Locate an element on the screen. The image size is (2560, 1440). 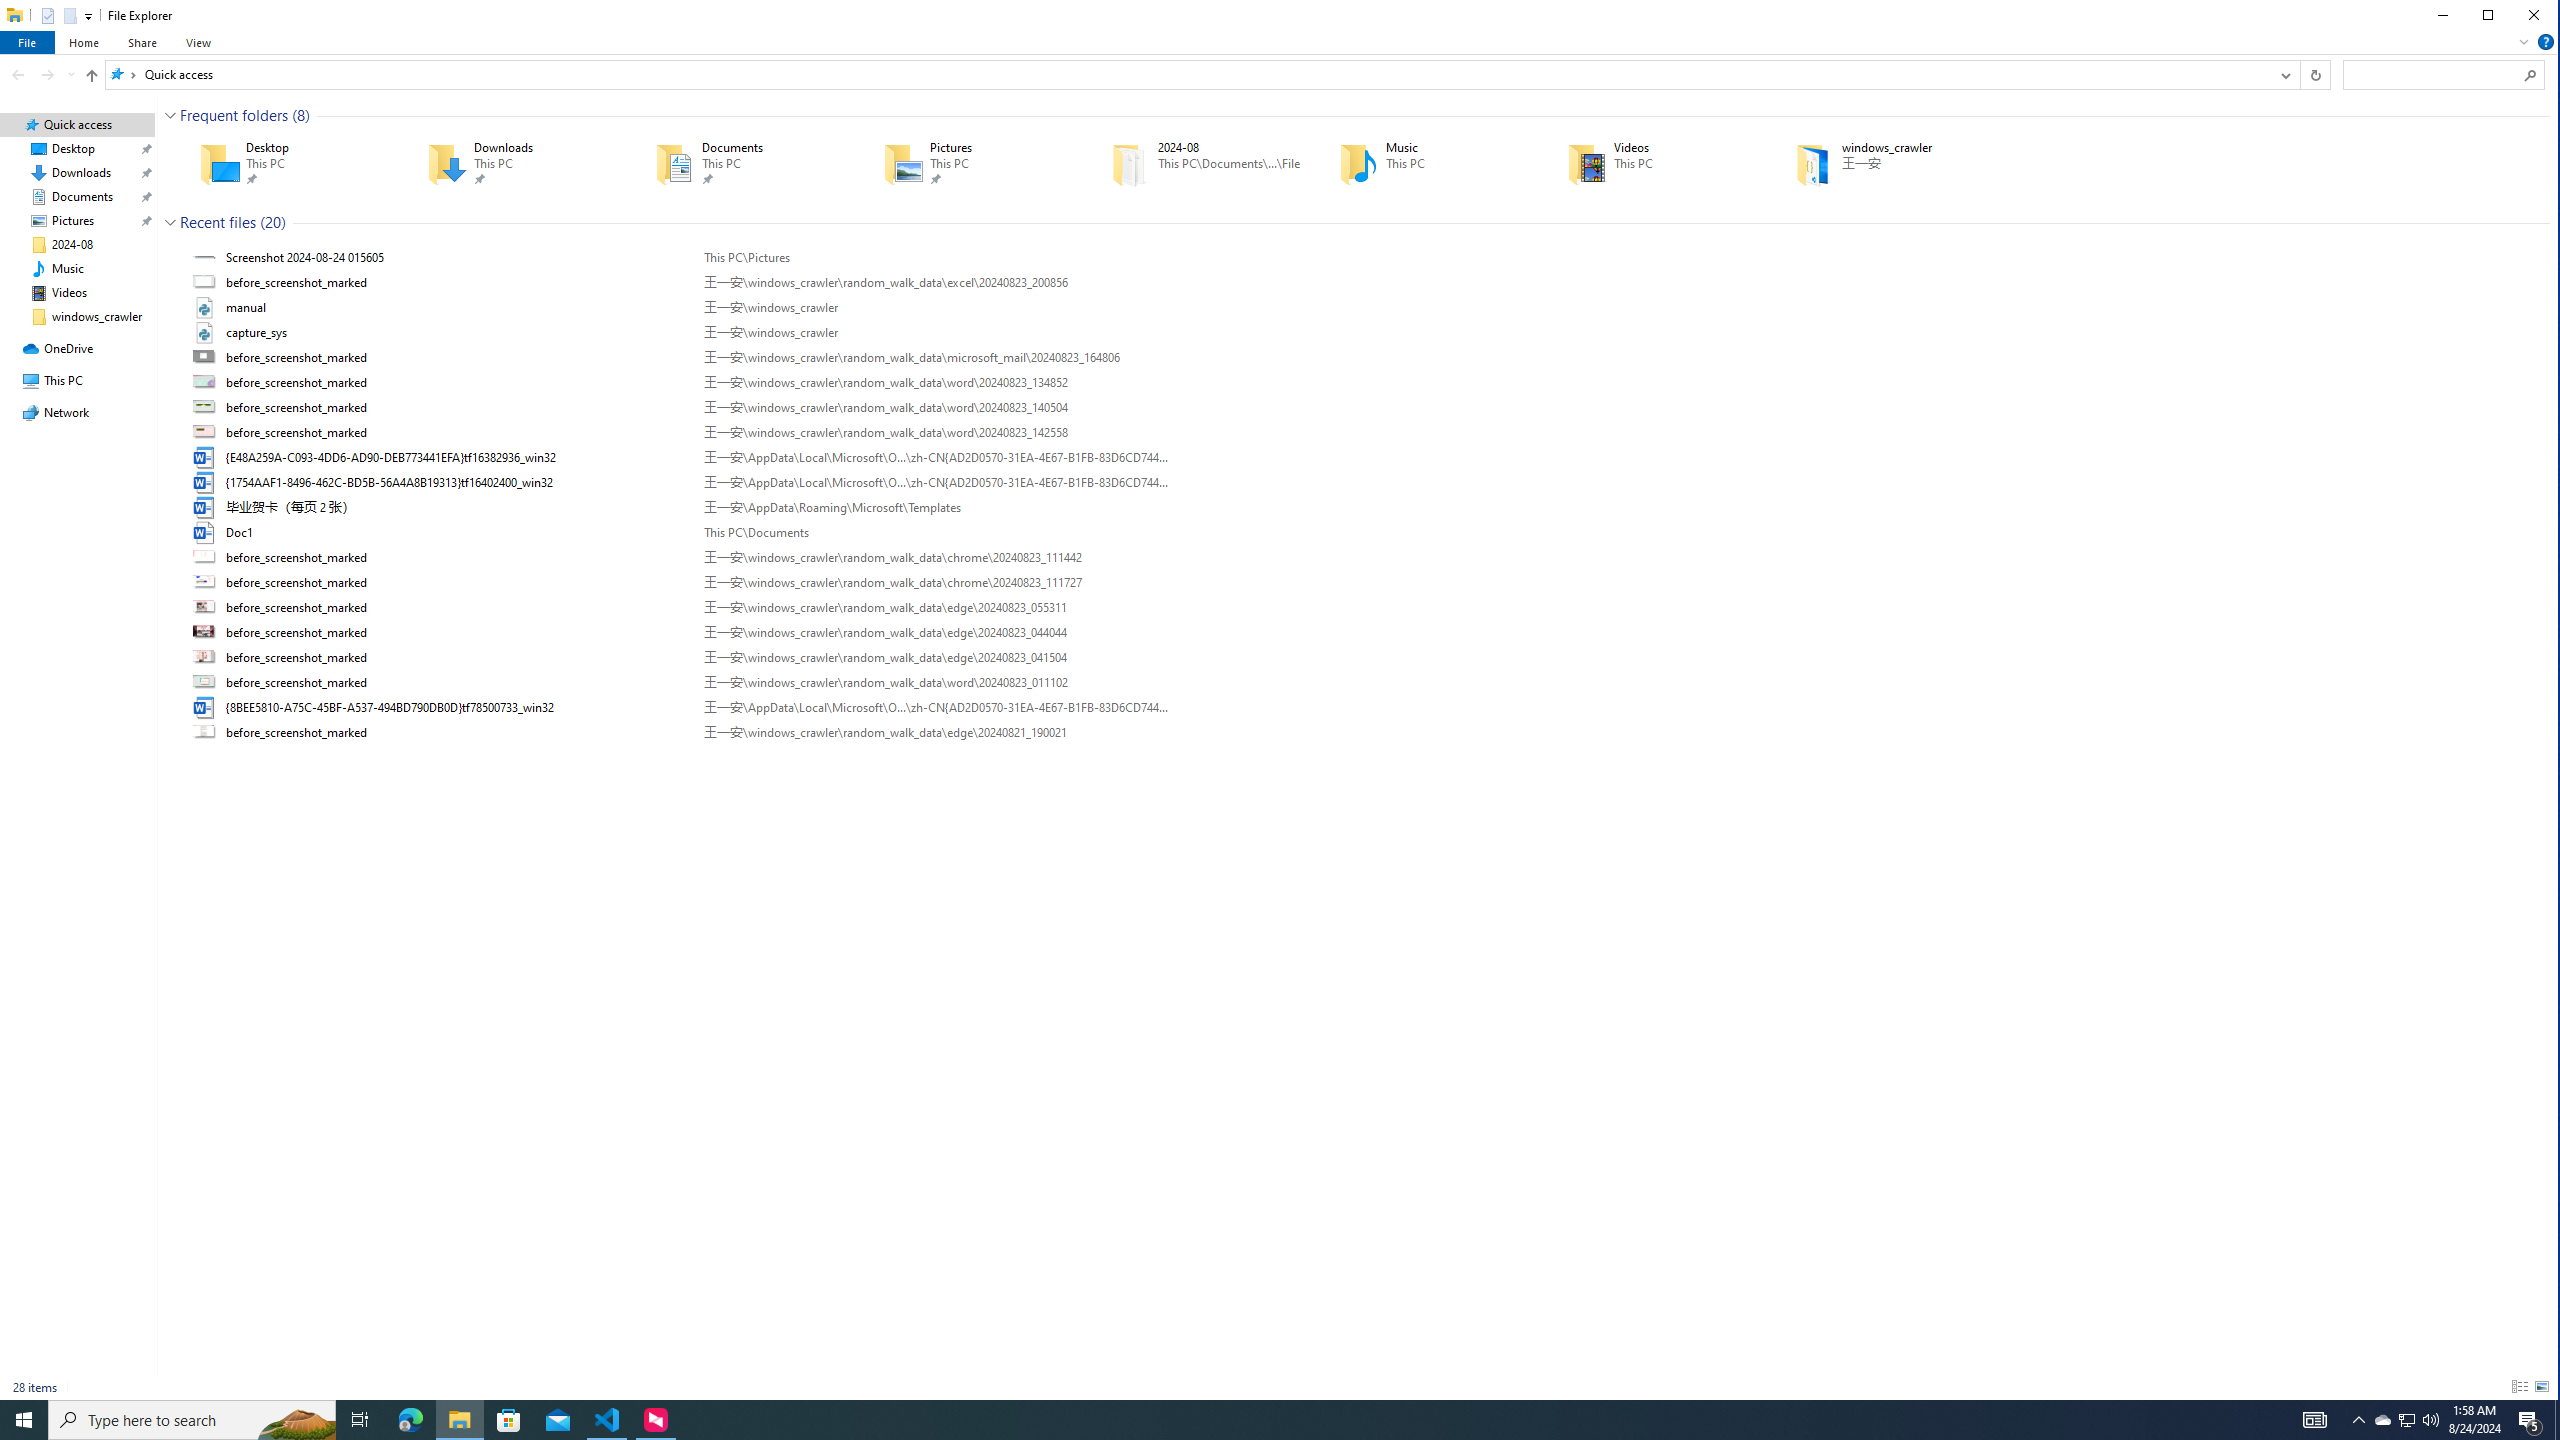
'Help' is located at coordinates (2544, 42).